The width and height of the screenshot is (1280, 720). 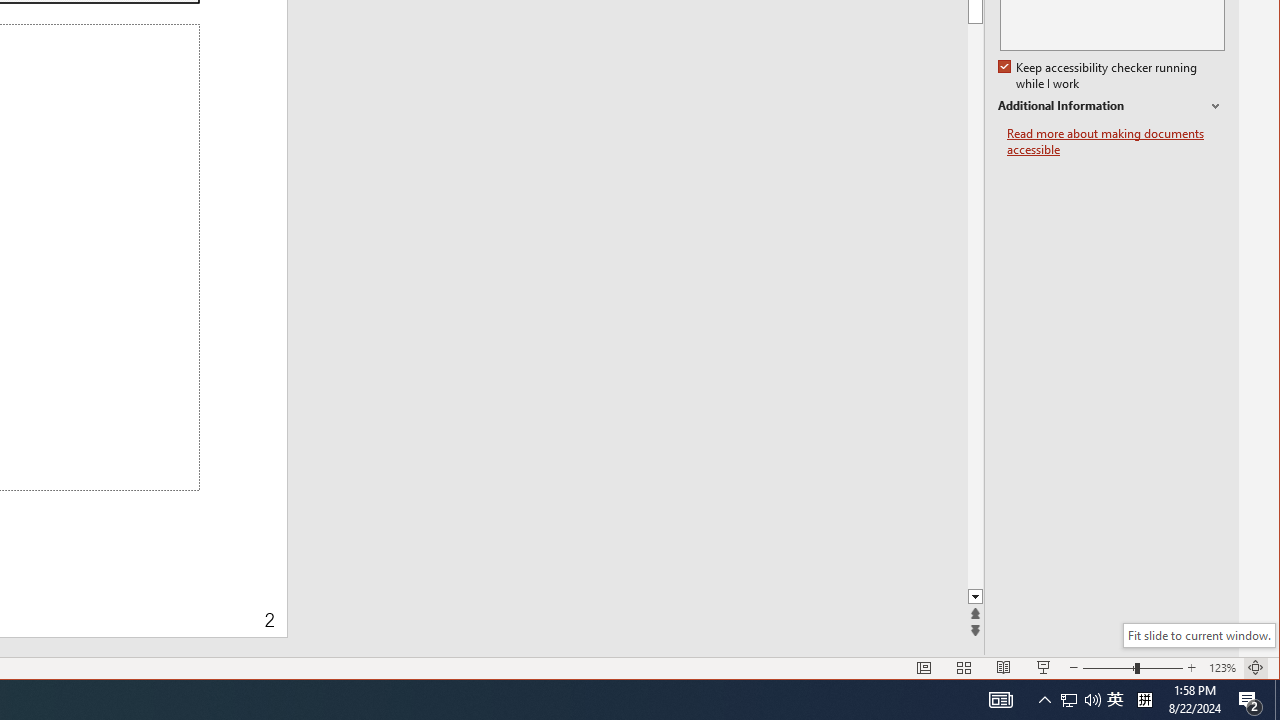 What do you see at coordinates (1098, 75) in the screenshot?
I see `'Keep accessibility checker running while I work'` at bounding box center [1098, 75].